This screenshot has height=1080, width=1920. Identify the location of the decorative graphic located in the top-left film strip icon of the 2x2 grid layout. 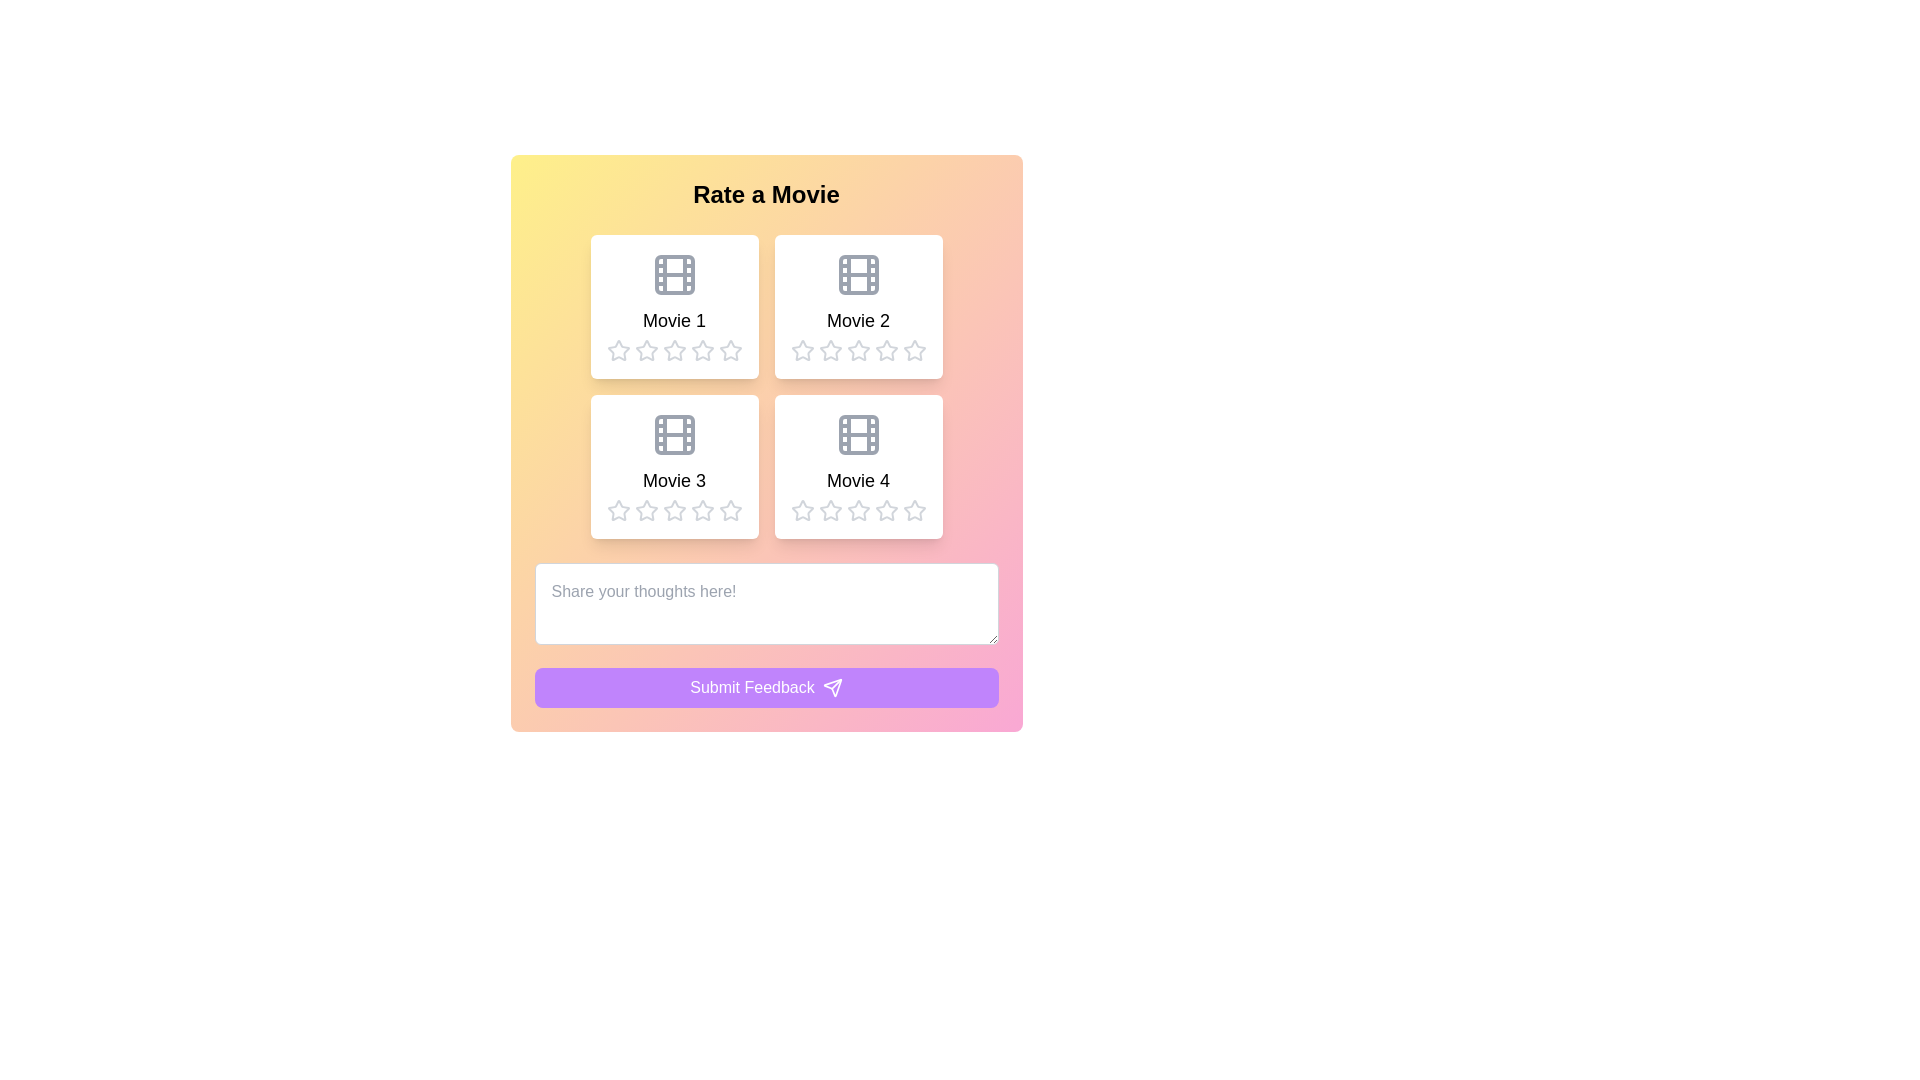
(674, 274).